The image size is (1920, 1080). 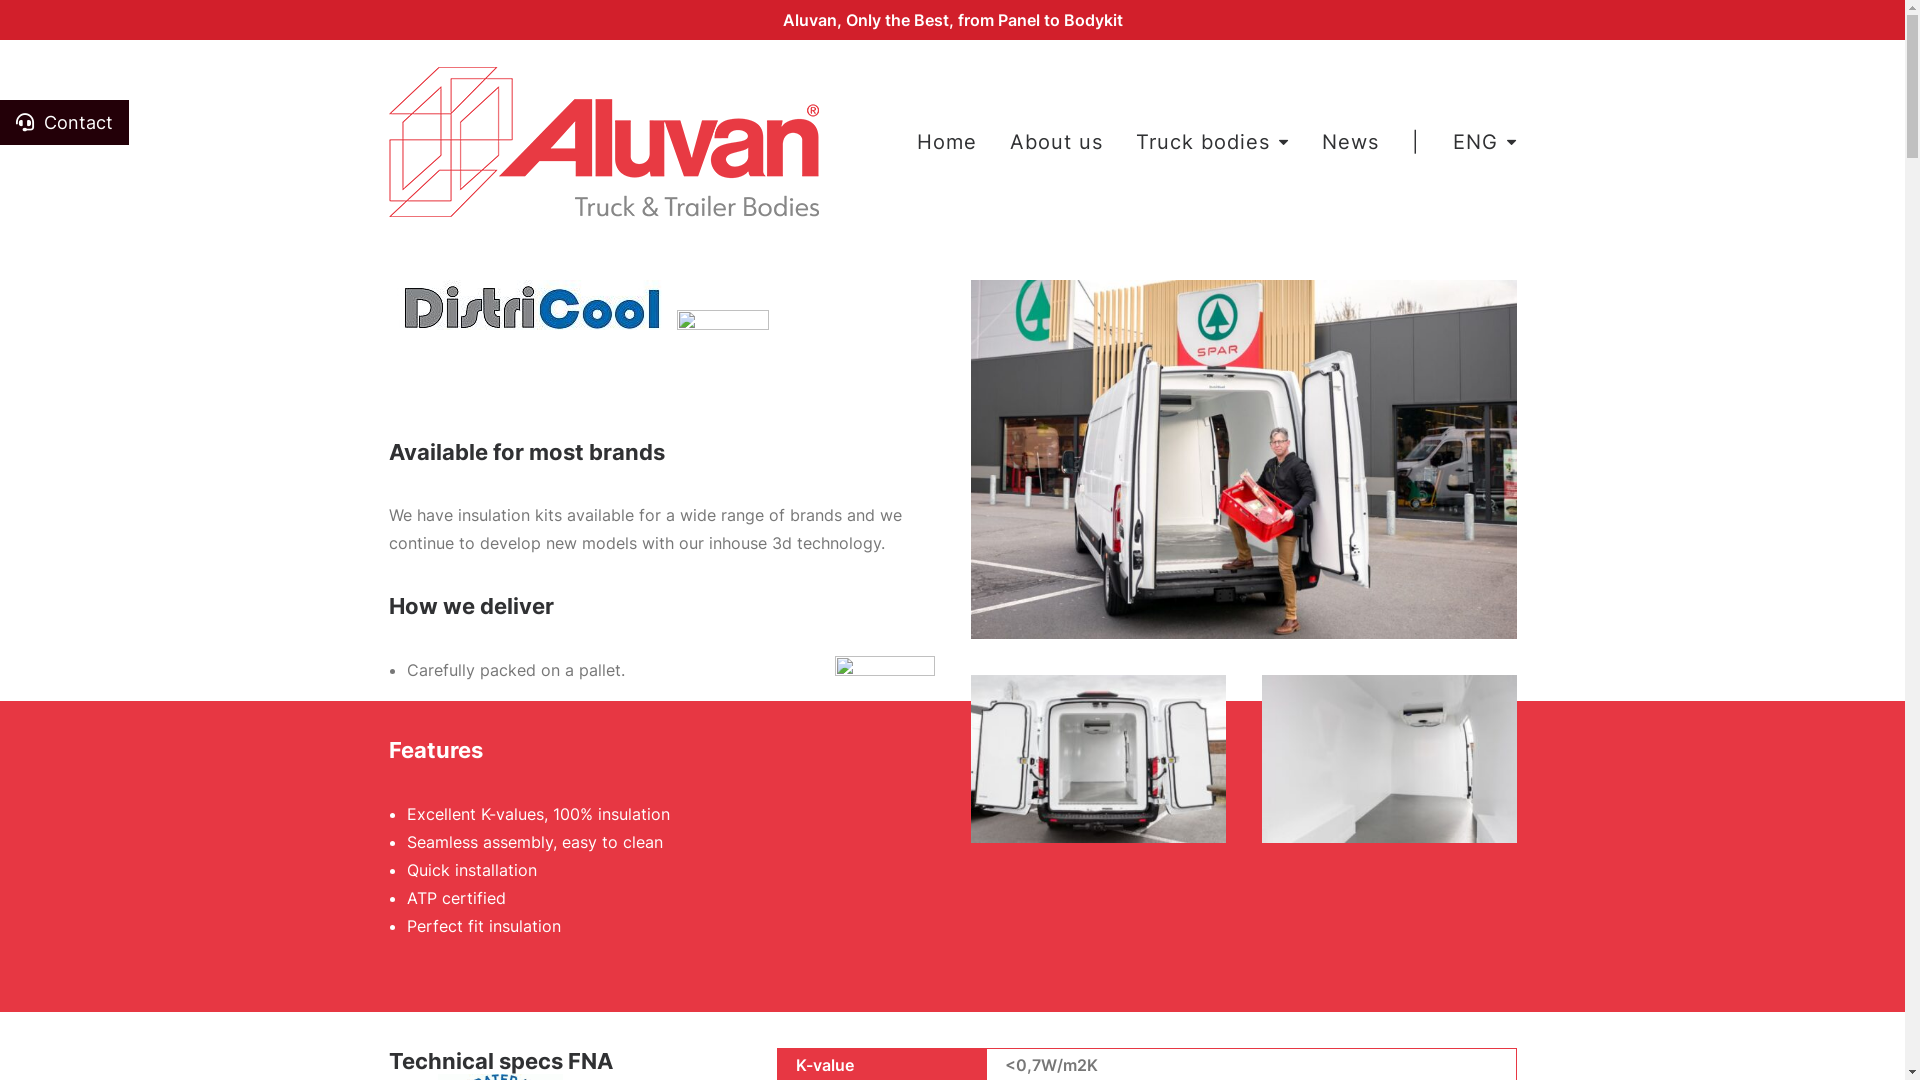 I want to click on 'ENG', so click(x=1478, y=141).